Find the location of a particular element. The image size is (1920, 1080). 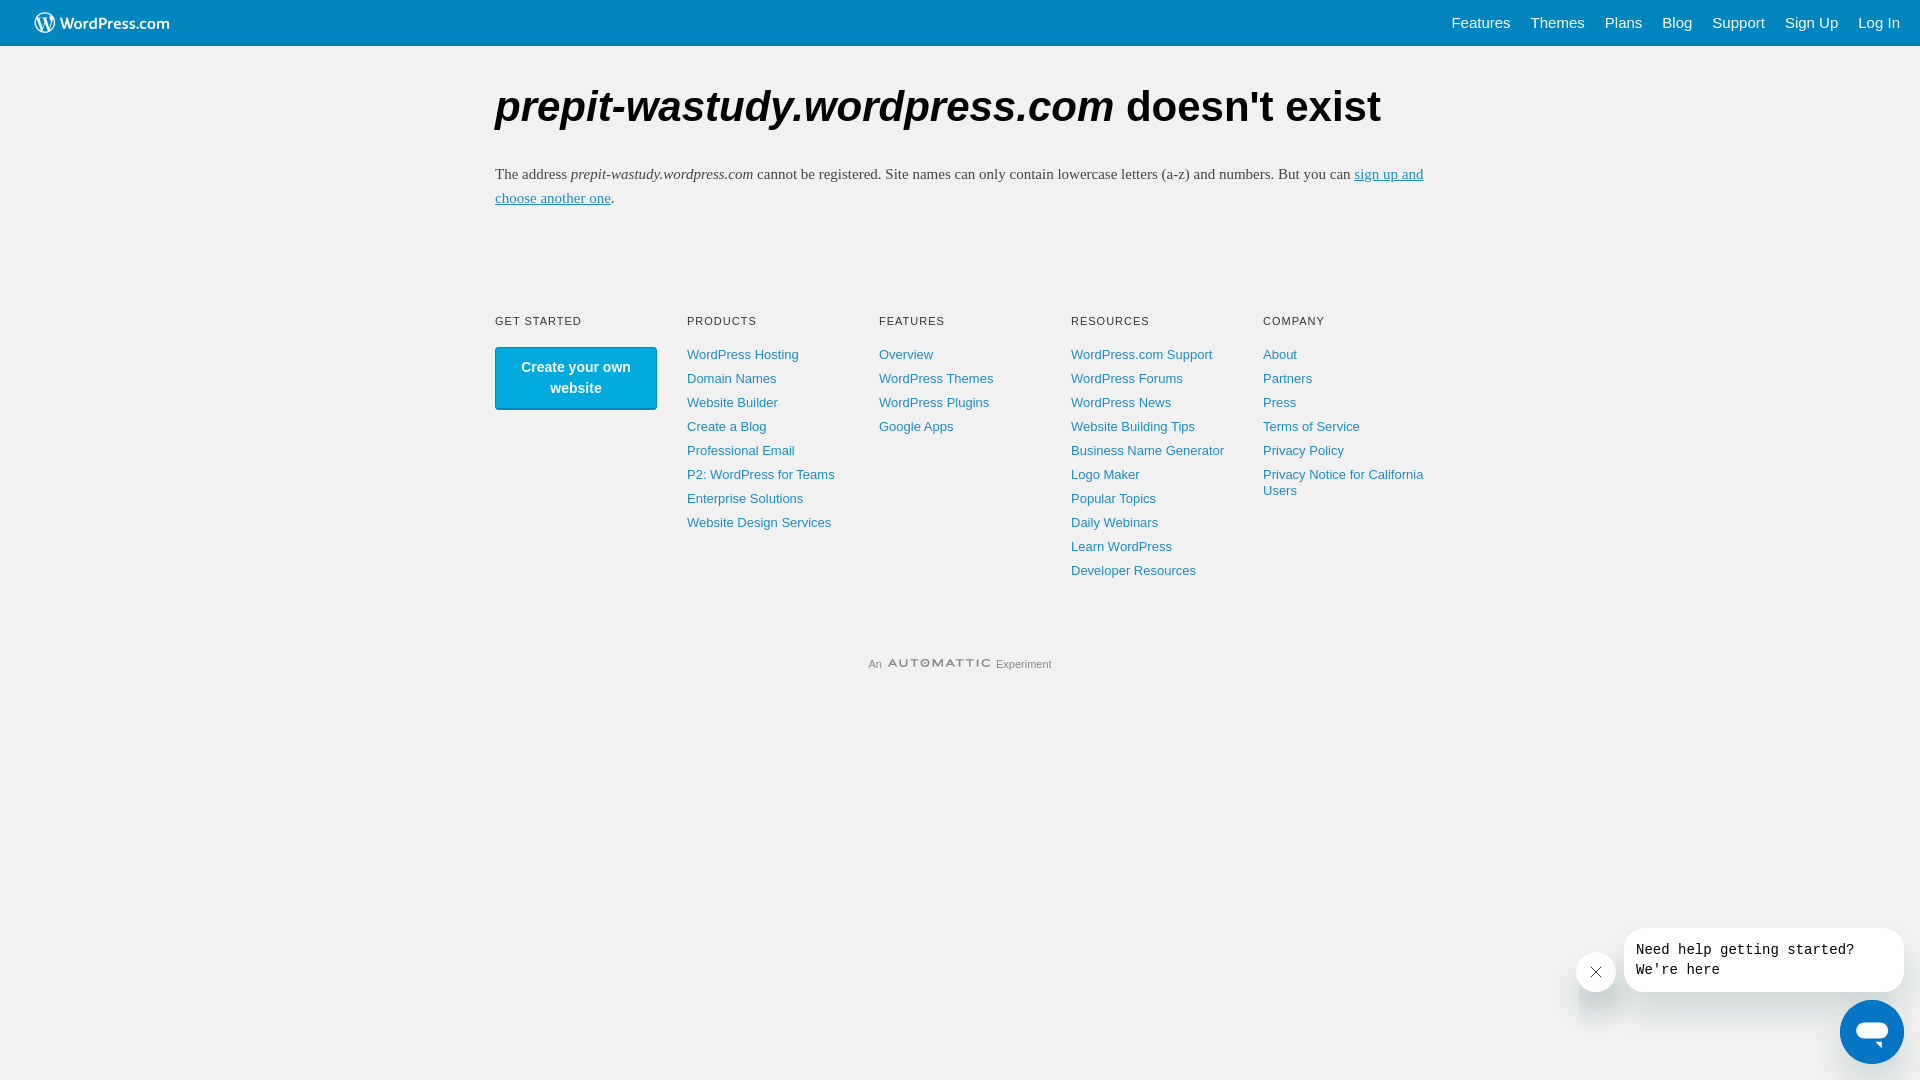

'WordPress Plugins' is located at coordinates (878, 402).